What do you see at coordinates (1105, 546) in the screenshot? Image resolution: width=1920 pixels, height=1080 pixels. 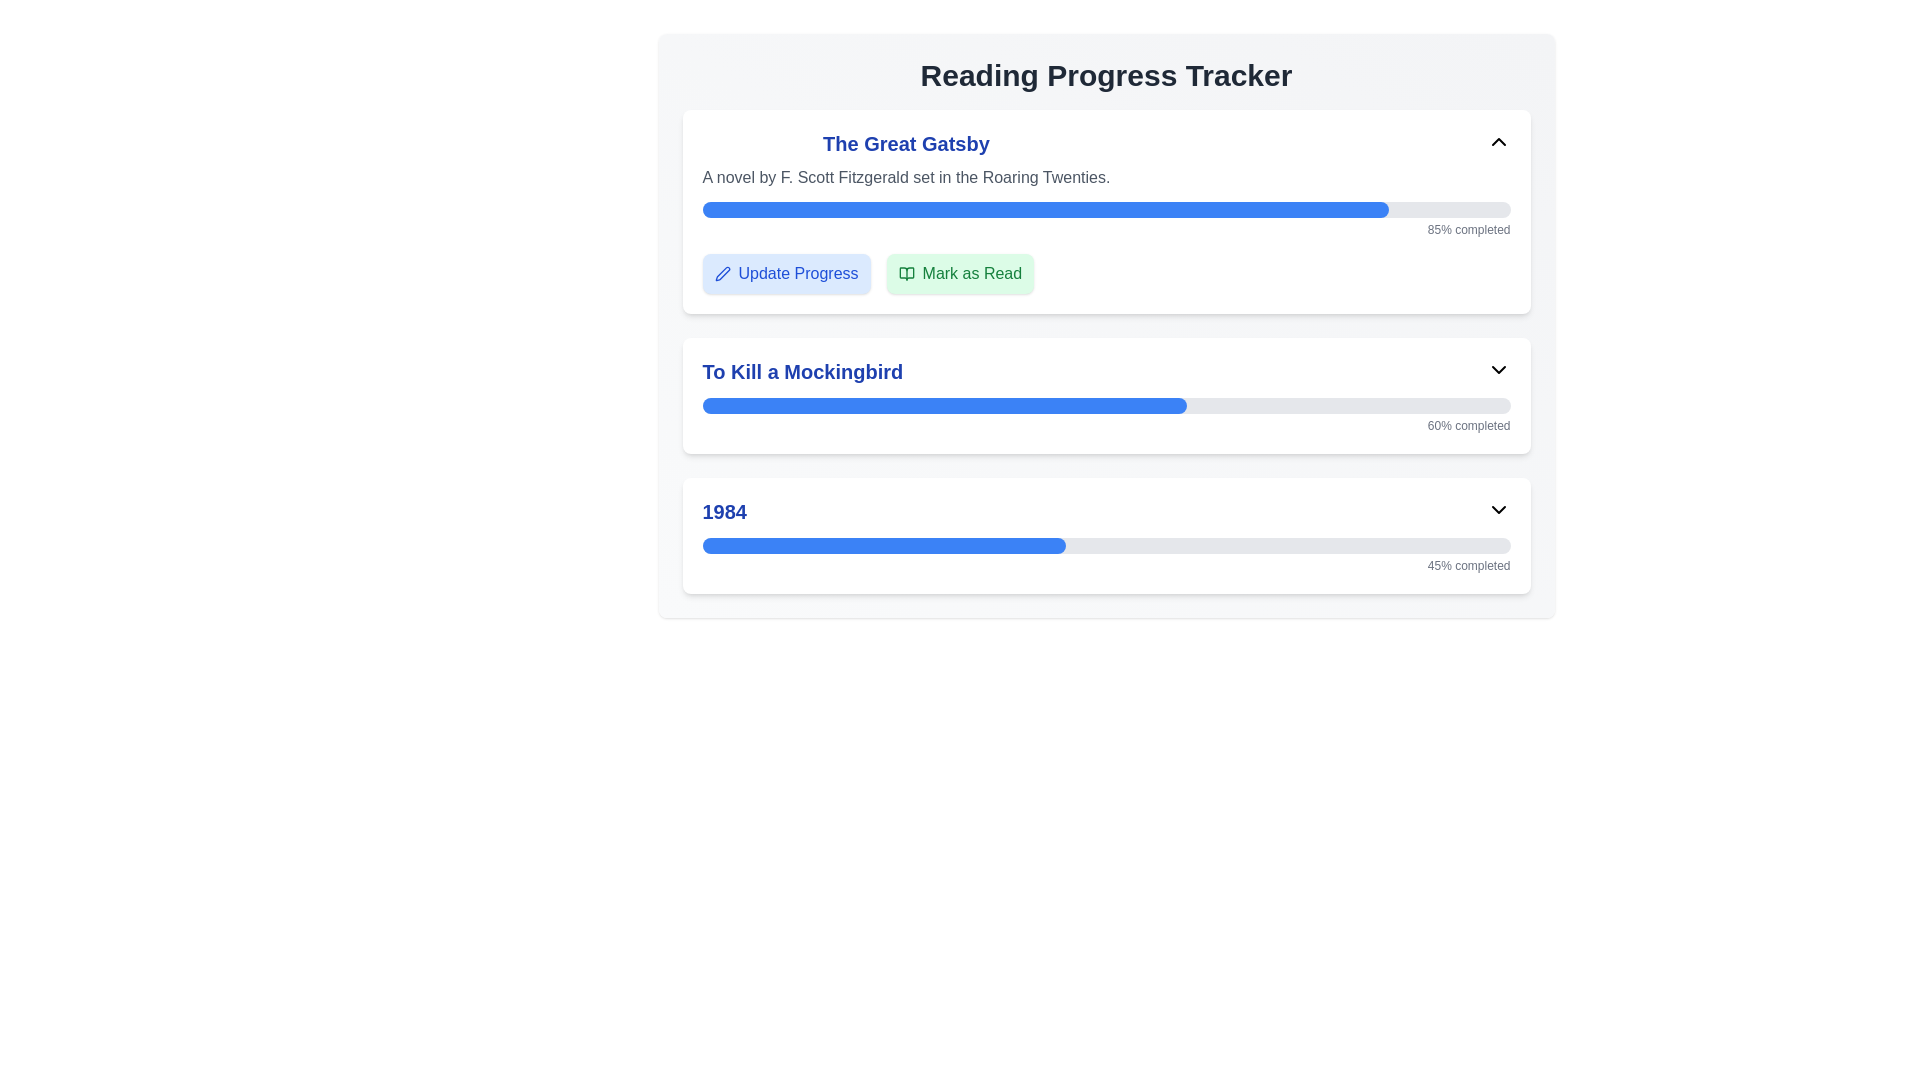 I see `the progress bar indicating 45% completion located within the third card for the book '1984', centered below the title` at bounding box center [1105, 546].